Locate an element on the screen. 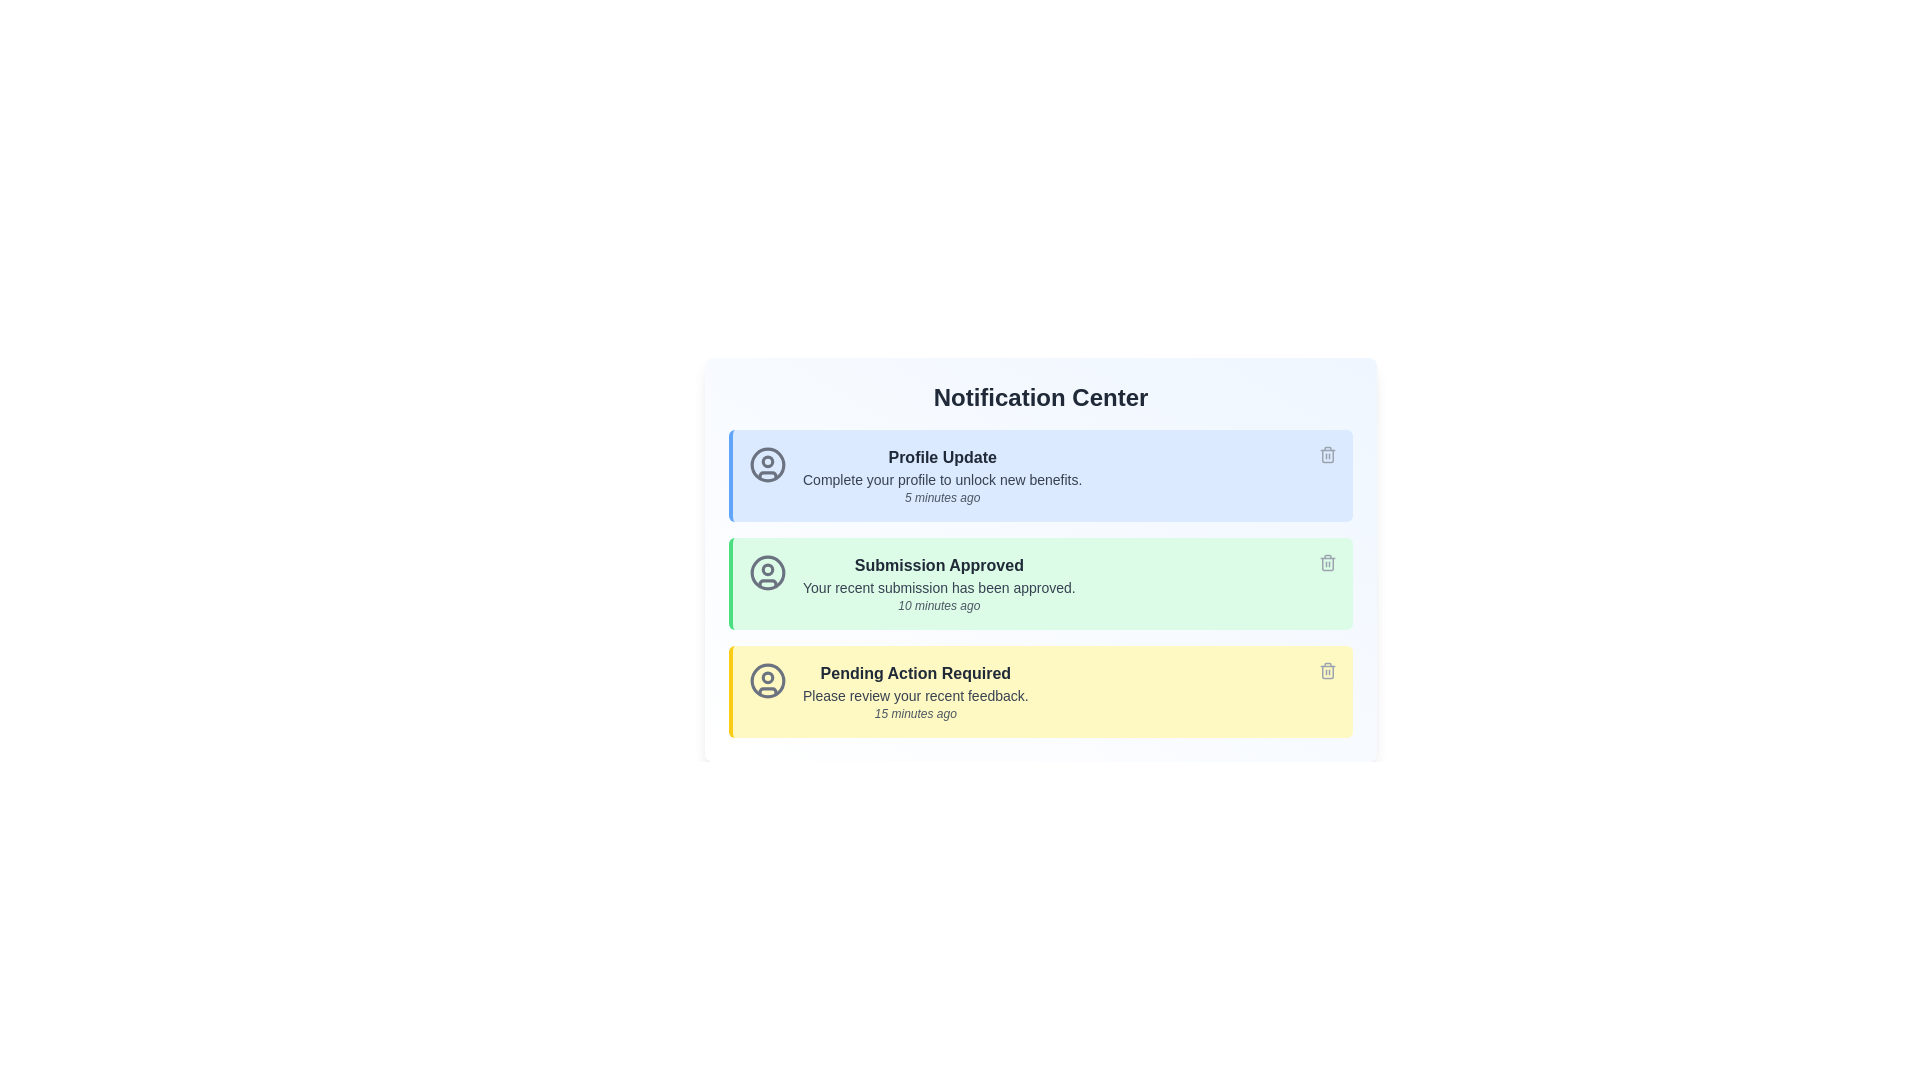  the graphical icon indicating a user profile or account-related update message located in the first notification card under the header 'Notification Center', positioned at the top-left corner adjacent to the title 'Profile Update' is located at coordinates (767, 465).